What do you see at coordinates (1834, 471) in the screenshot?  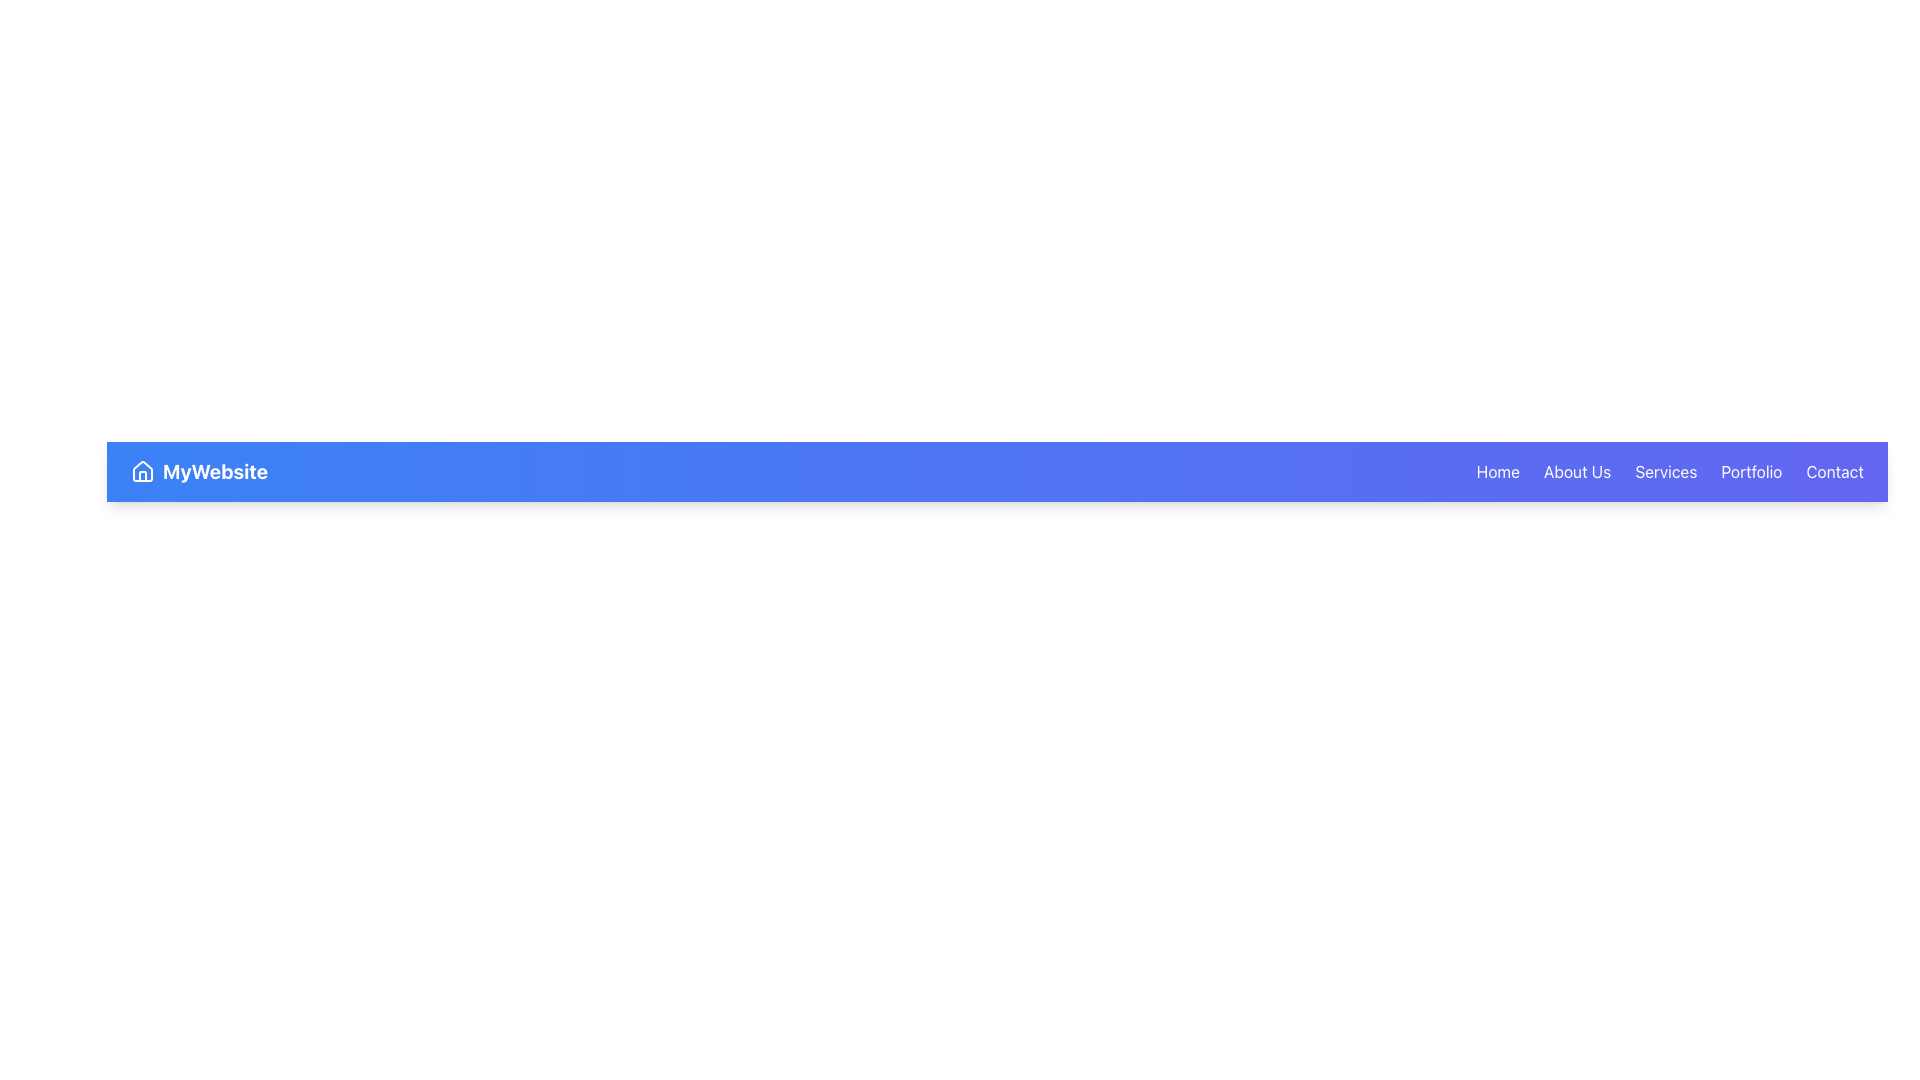 I see `the 'Contact' link in the navigation bar` at bounding box center [1834, 471].